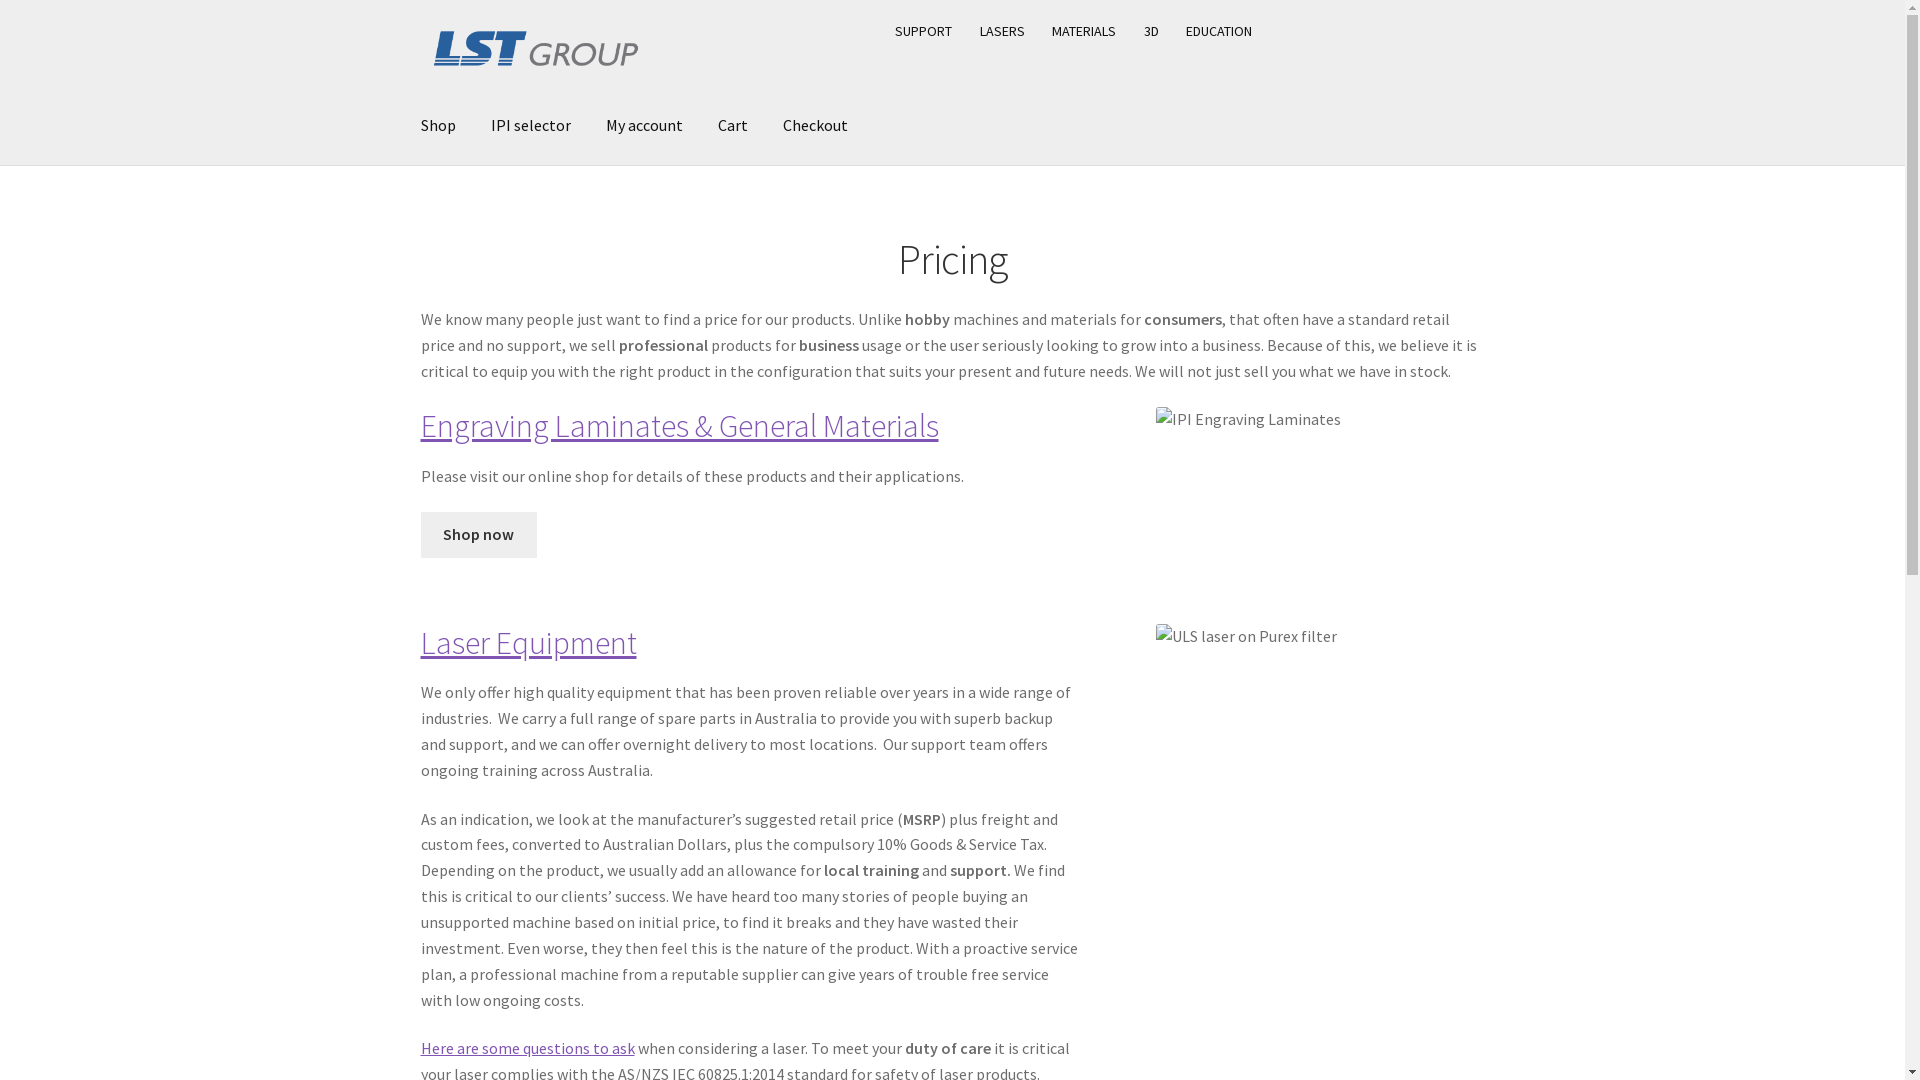 This screenshot has height=1080, width=1920. Describe the element at coordinates (680, 424) in the screenshot. I see `'Engraving Laminates & General Materials'` at that location.